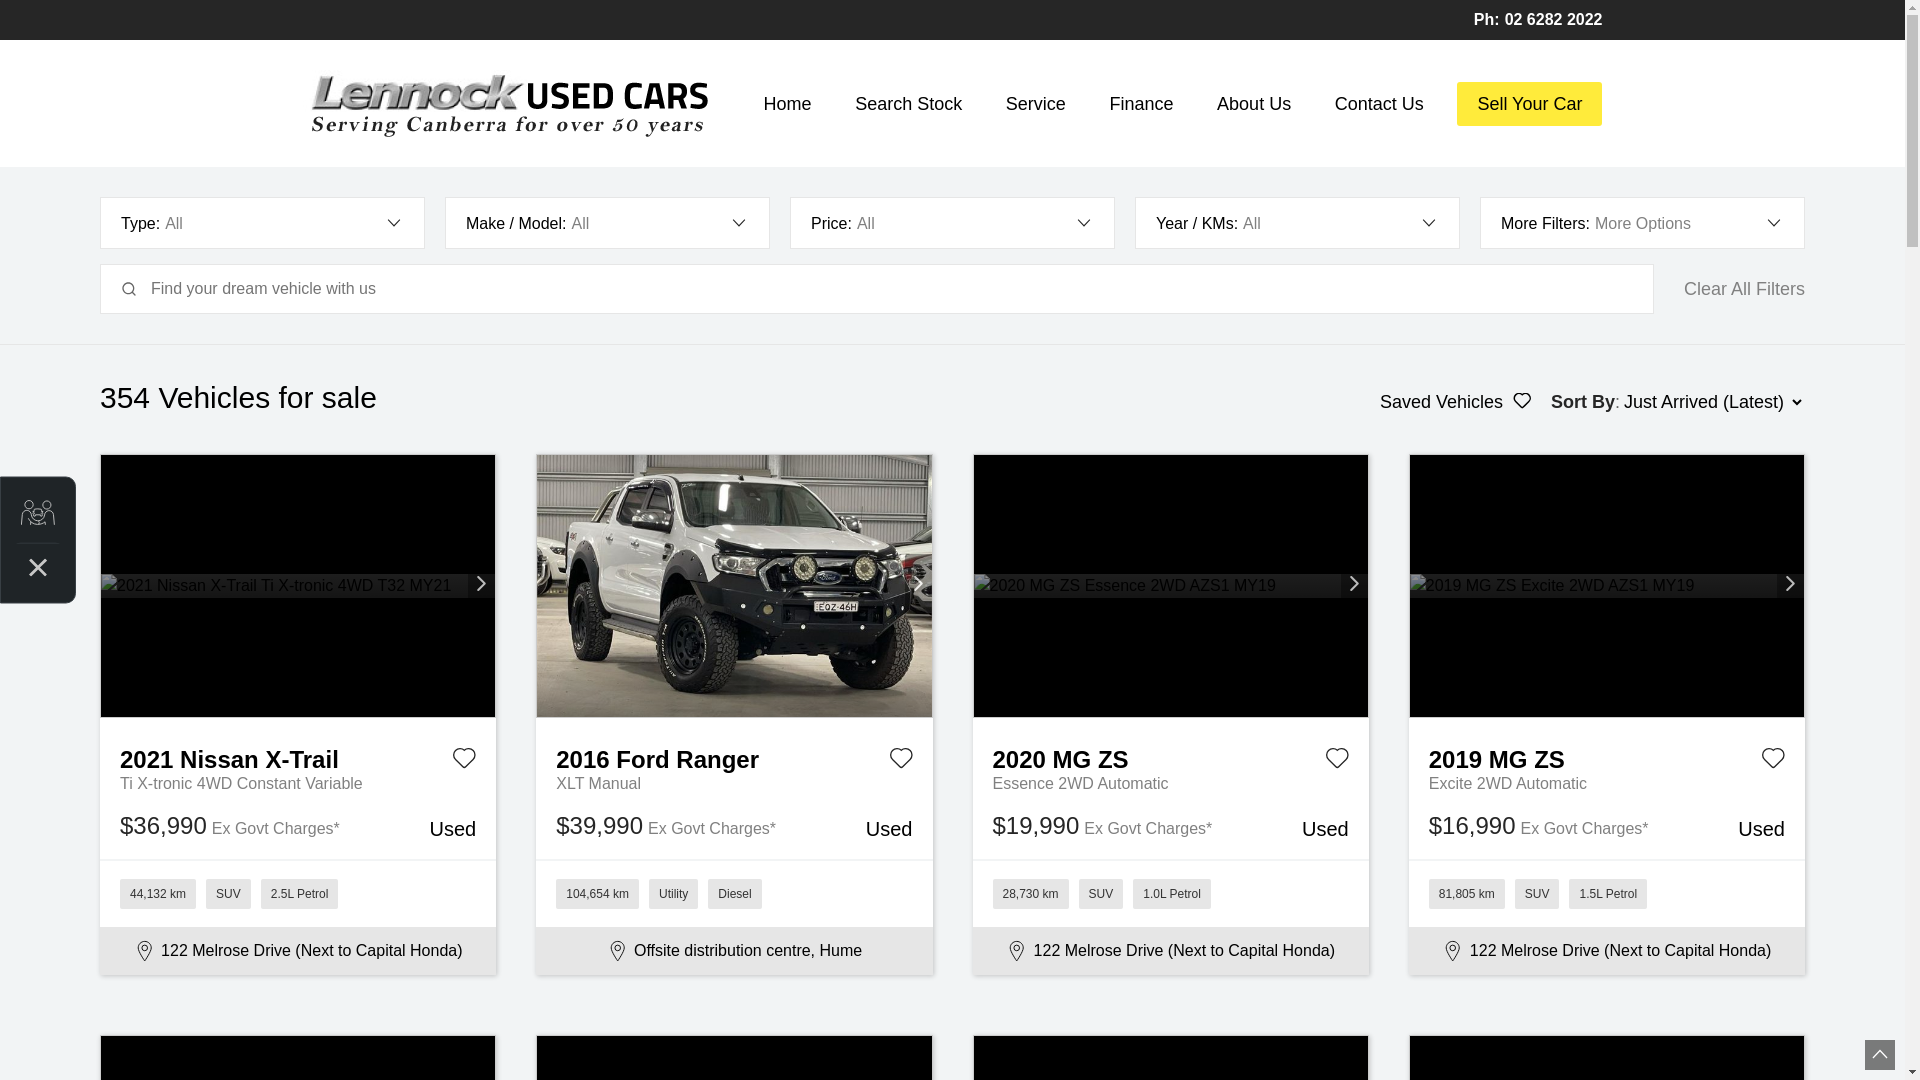  I want to click on '$19,990, so click(1170, 827).